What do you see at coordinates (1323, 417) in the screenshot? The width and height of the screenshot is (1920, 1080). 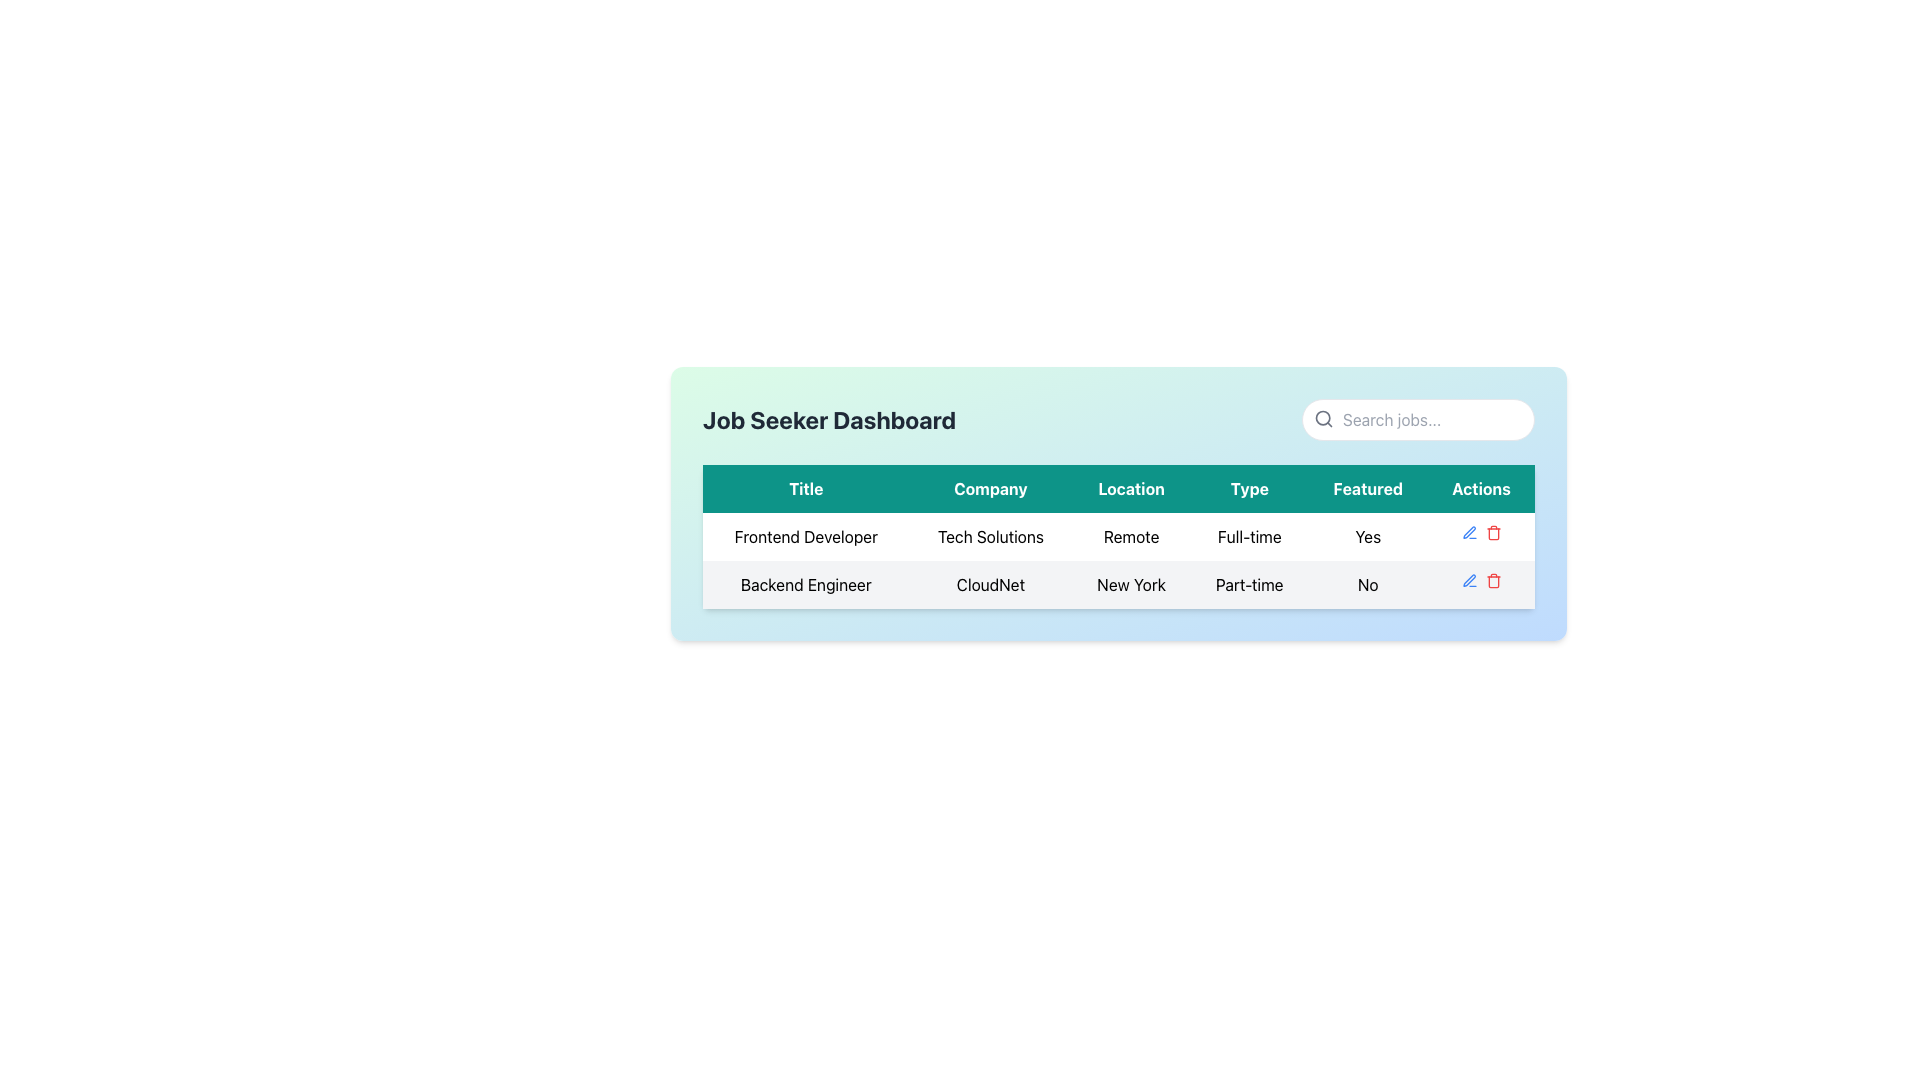 I see `the SVG Circle that is part of the search icon located at the top-right of the dashboard interface, near the 'Search jobs...' text input field` at bounding box center [1323, 417].